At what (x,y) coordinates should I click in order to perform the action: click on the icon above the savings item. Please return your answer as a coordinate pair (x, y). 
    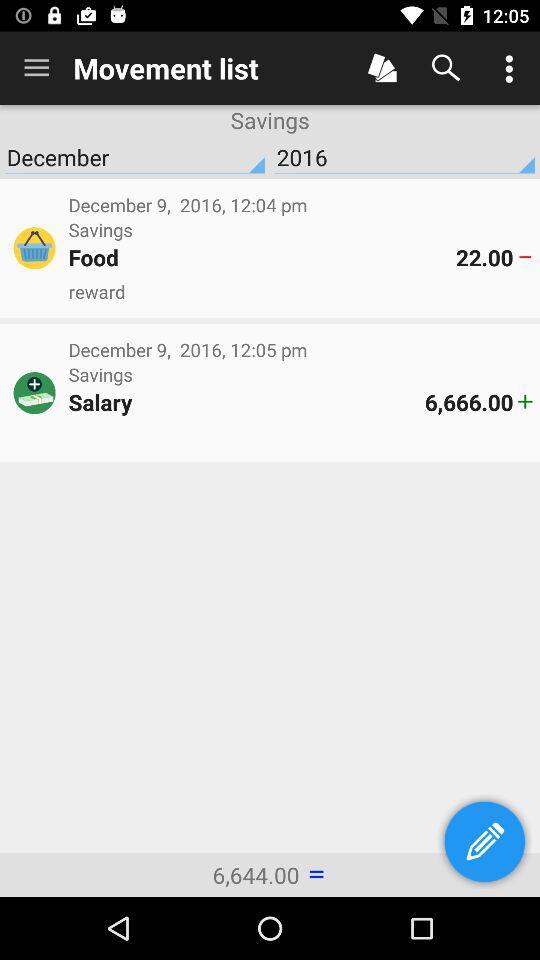
    Looking at the image, I should click on (36, 68).